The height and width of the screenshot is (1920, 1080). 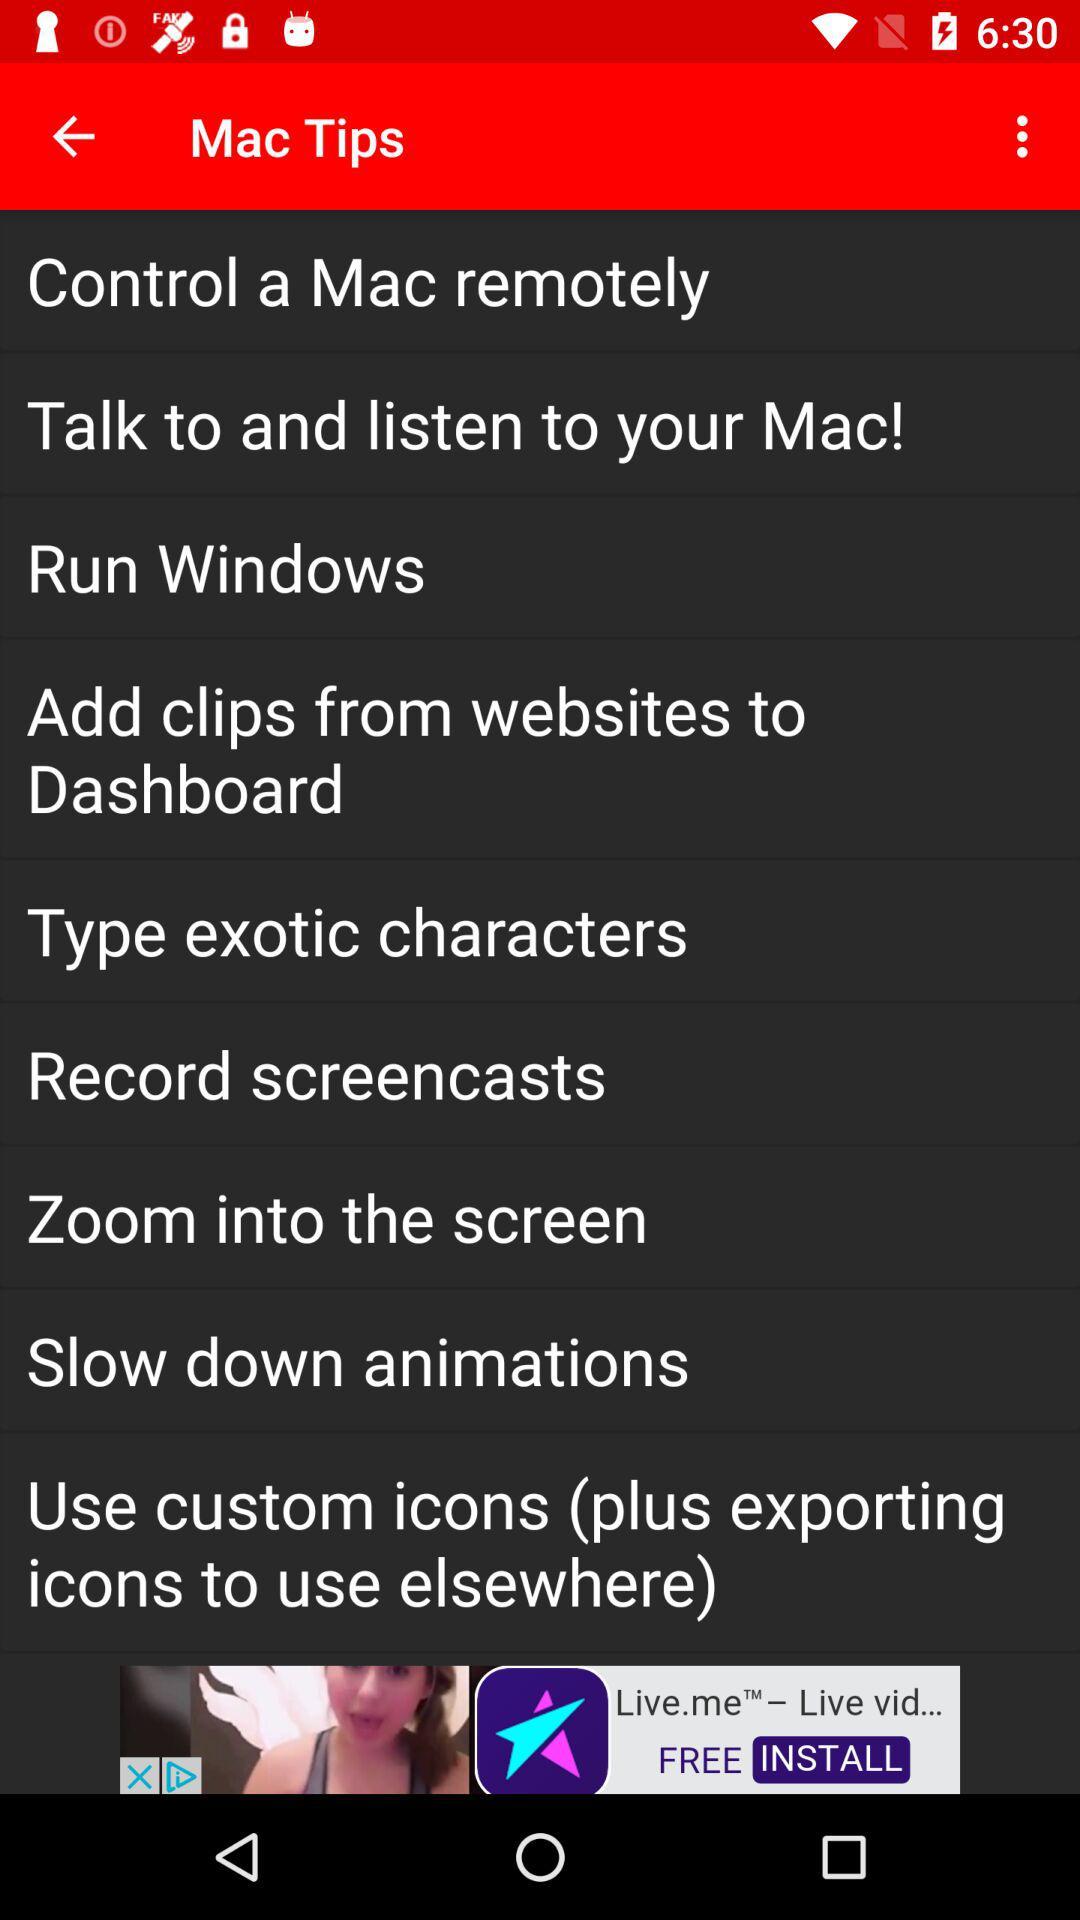 What do you see at coordinates (540, 1727) in the screenshot?
I see `open advertisement` at bounding box center [540, 1727].